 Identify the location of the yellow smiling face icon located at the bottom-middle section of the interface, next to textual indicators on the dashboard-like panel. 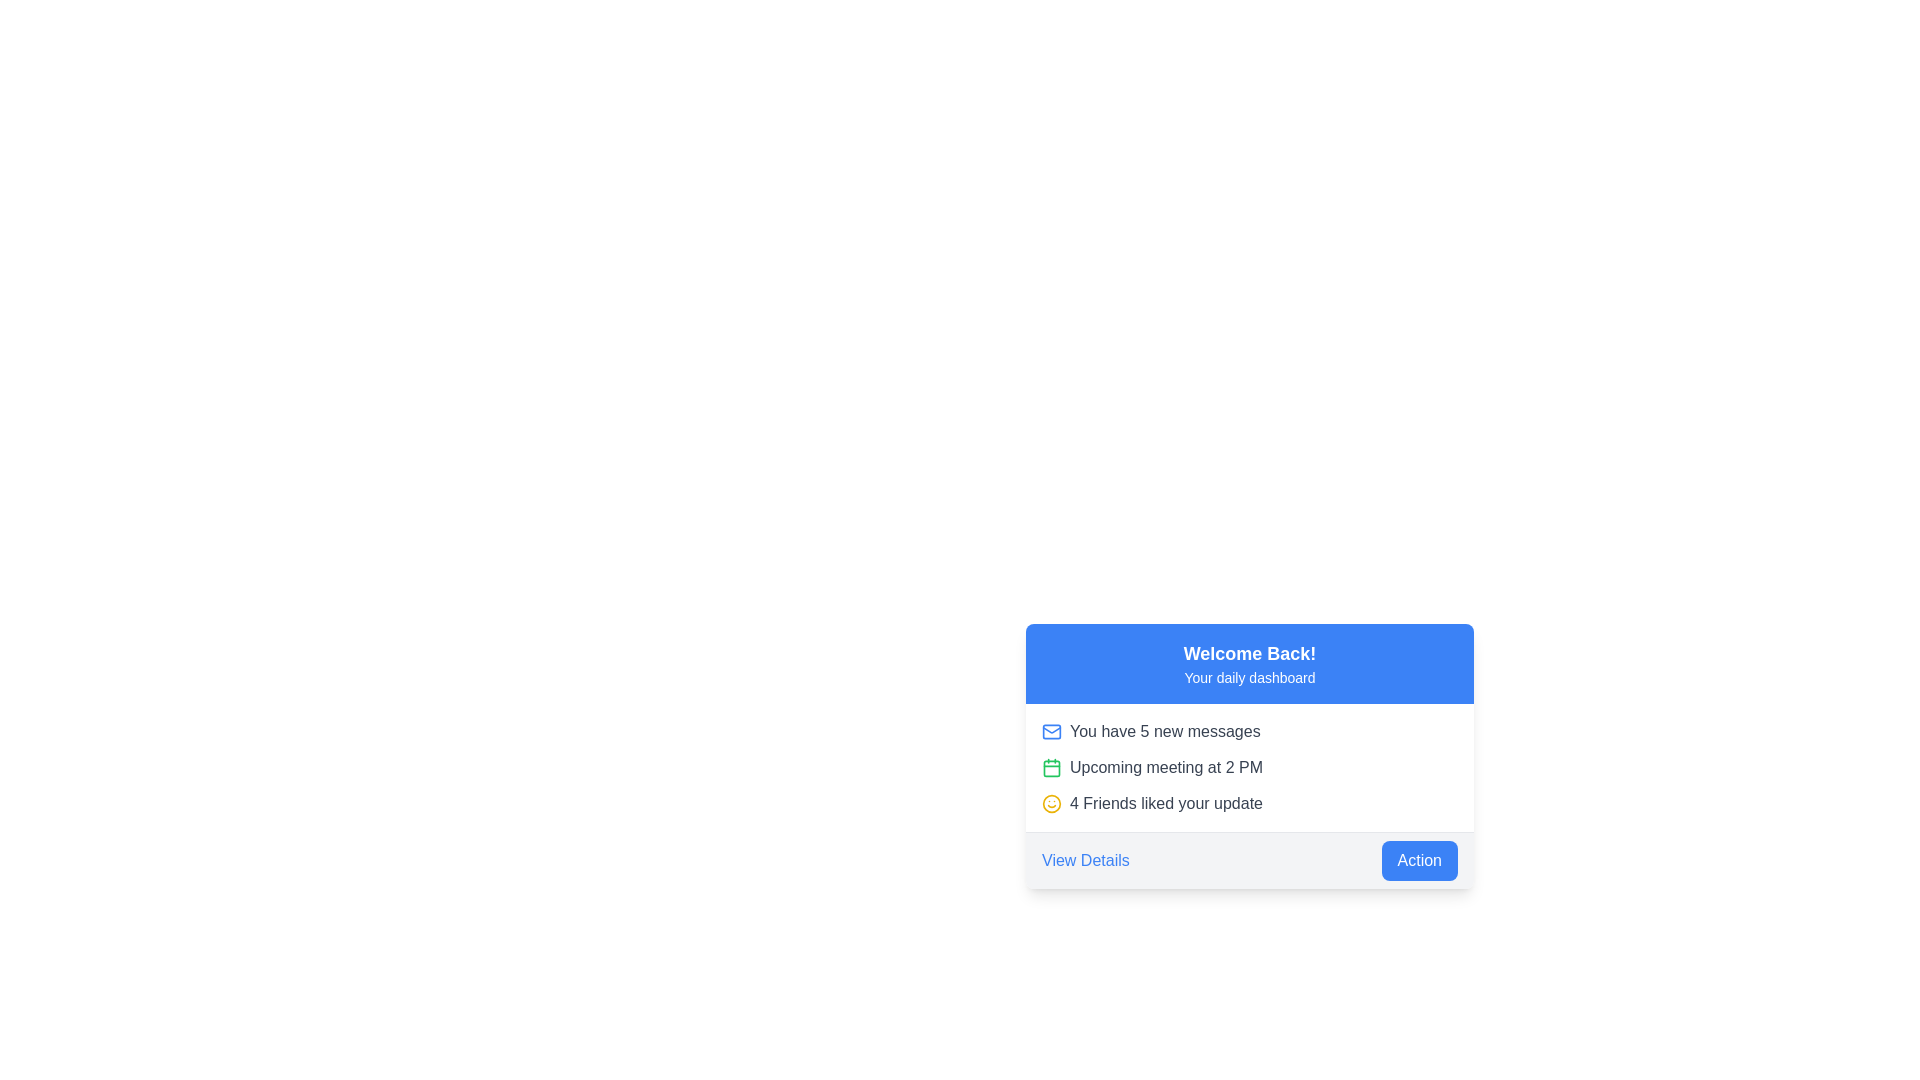
(1050, 802).